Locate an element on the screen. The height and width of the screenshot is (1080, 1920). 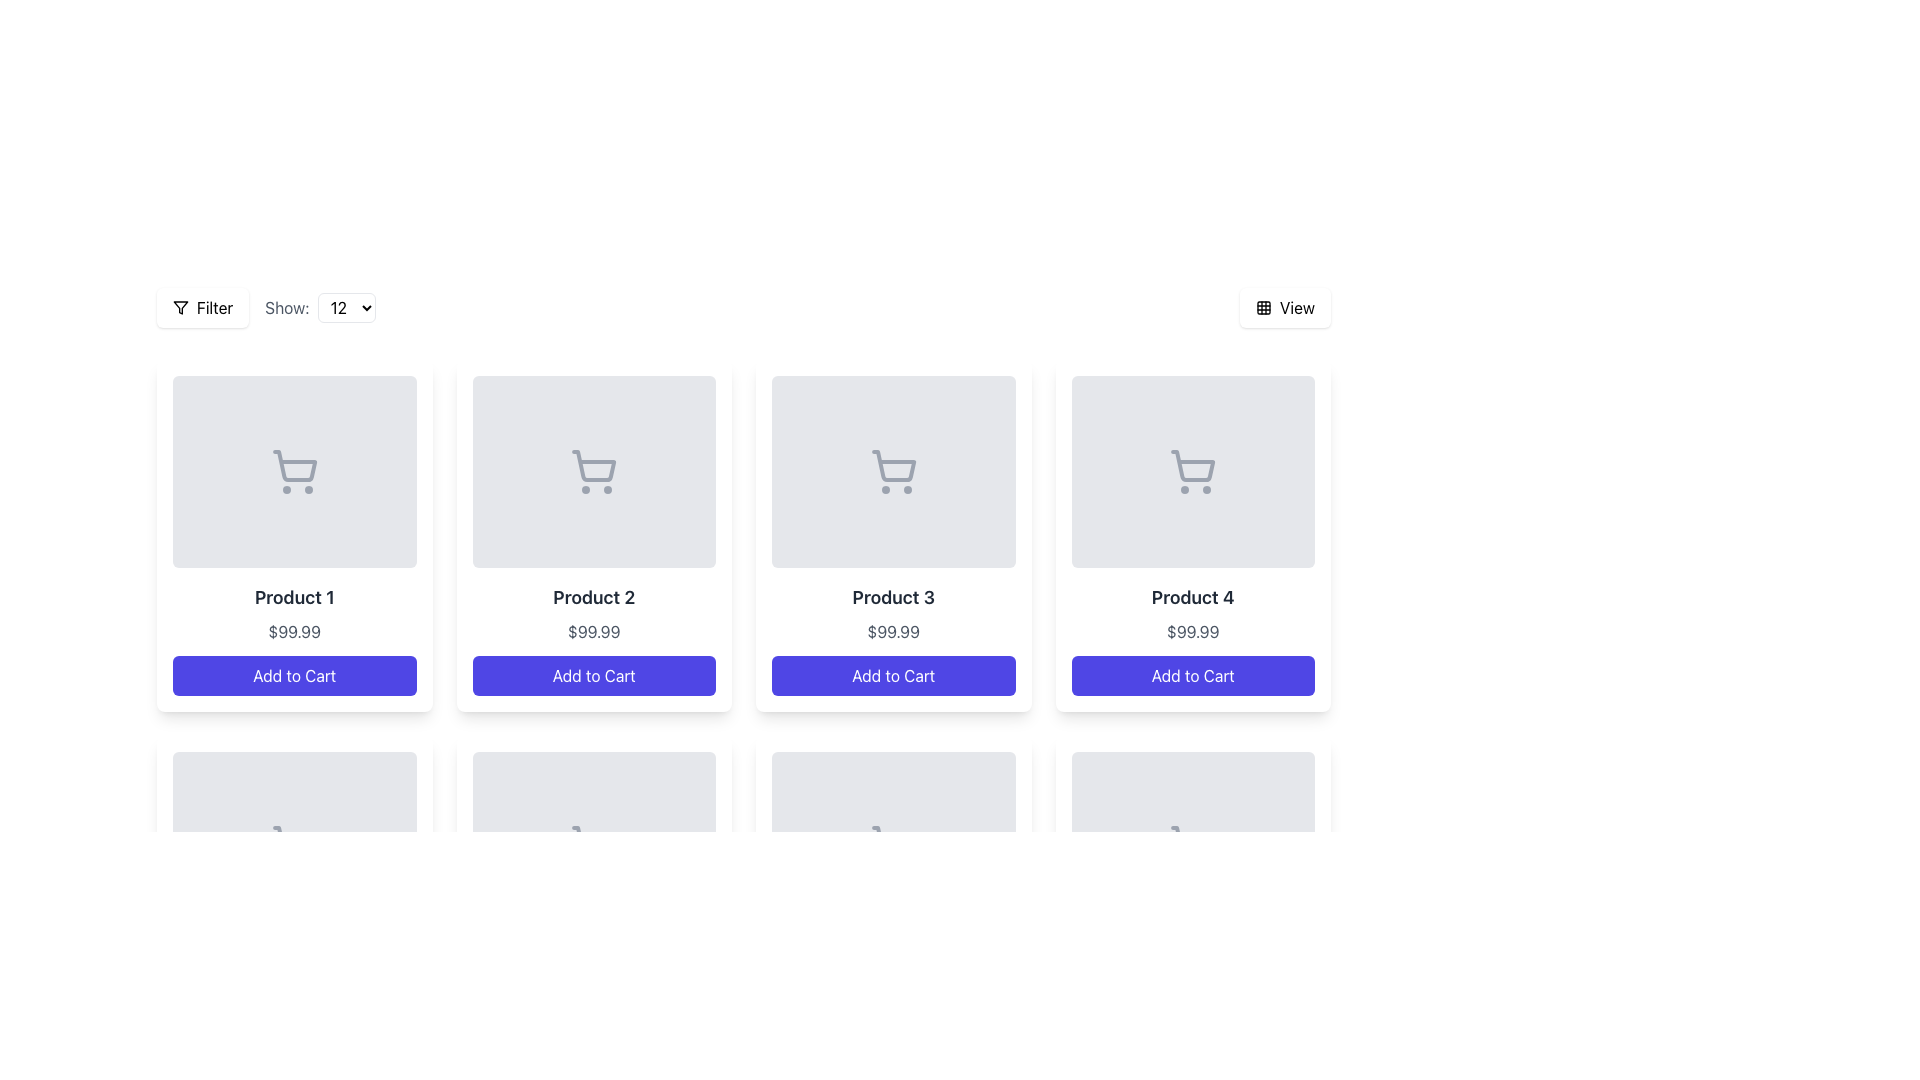
the shopping cart icon which is a vector graphic representation located above the 'Add to Cart' button in the product display grid is located at coordinates (593, 842).